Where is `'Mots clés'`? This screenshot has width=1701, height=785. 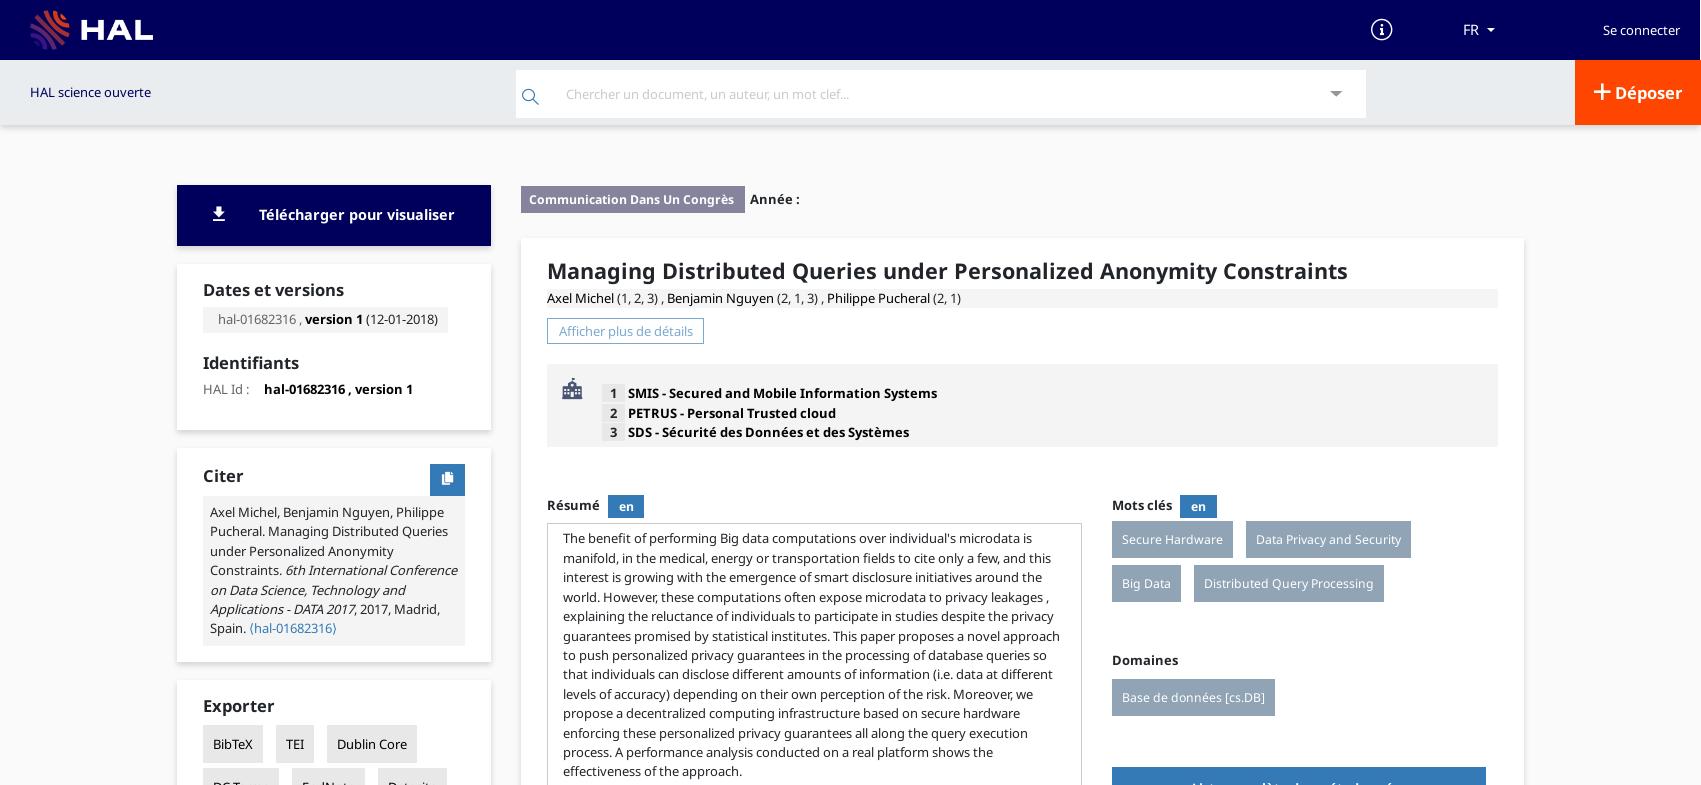
'Mots clés' is located at coordinates (1142, 504).